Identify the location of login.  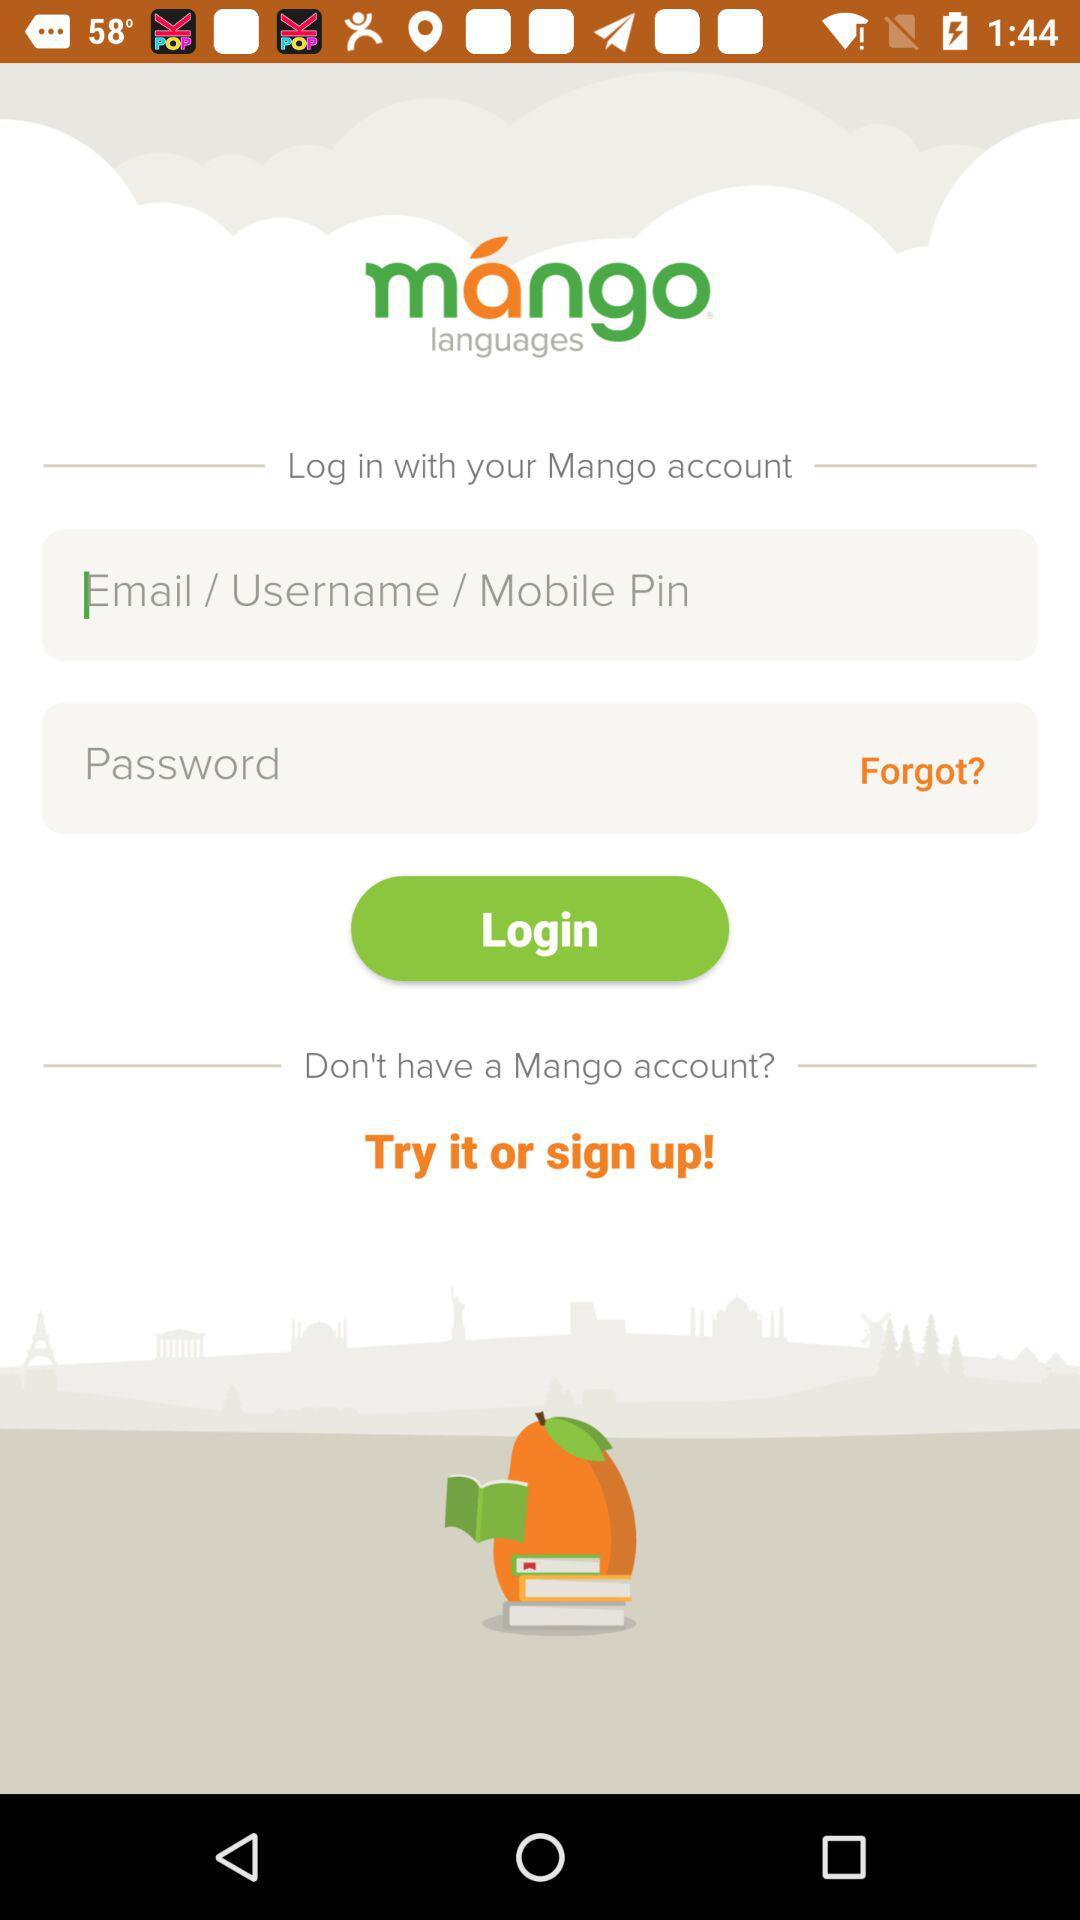
(540, 927).